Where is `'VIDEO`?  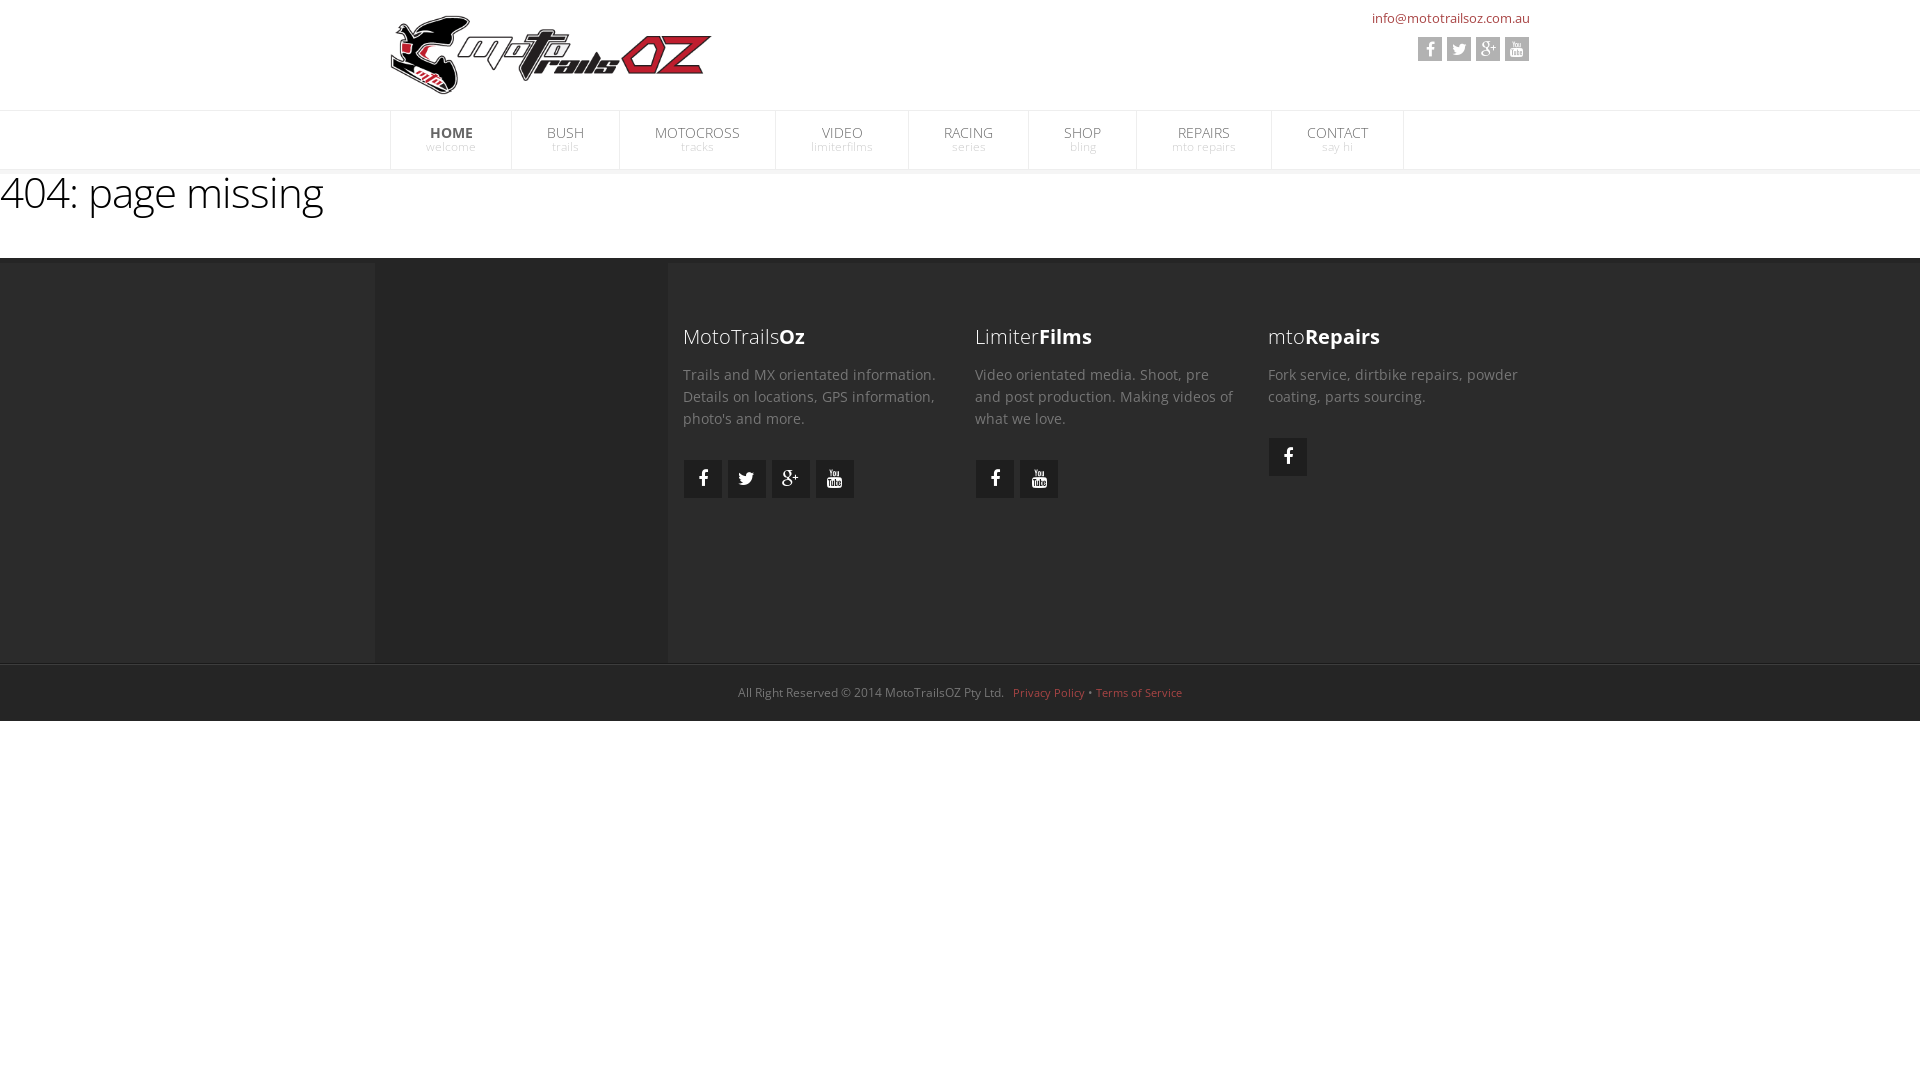
'VIDEO is located at coordinates (775, 138).